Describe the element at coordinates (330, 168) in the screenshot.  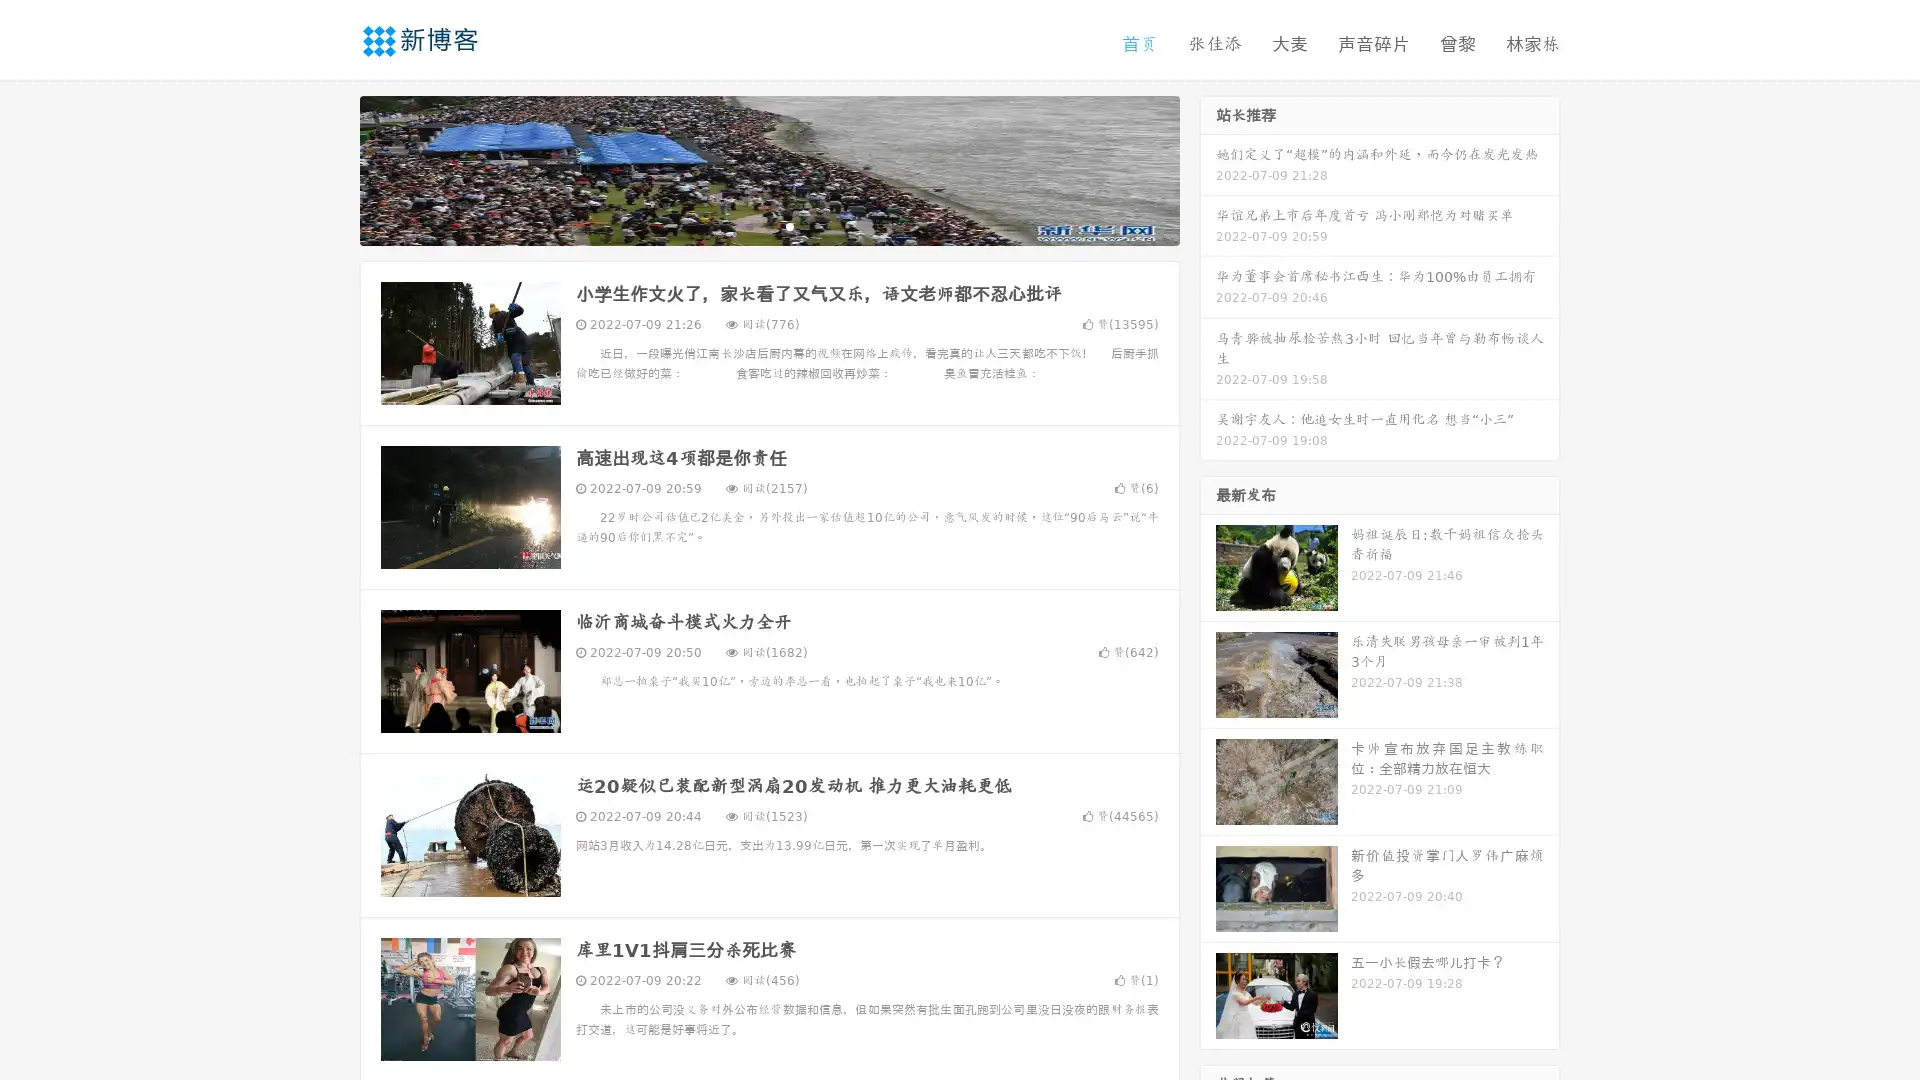
I see `Previous slide` at that location.